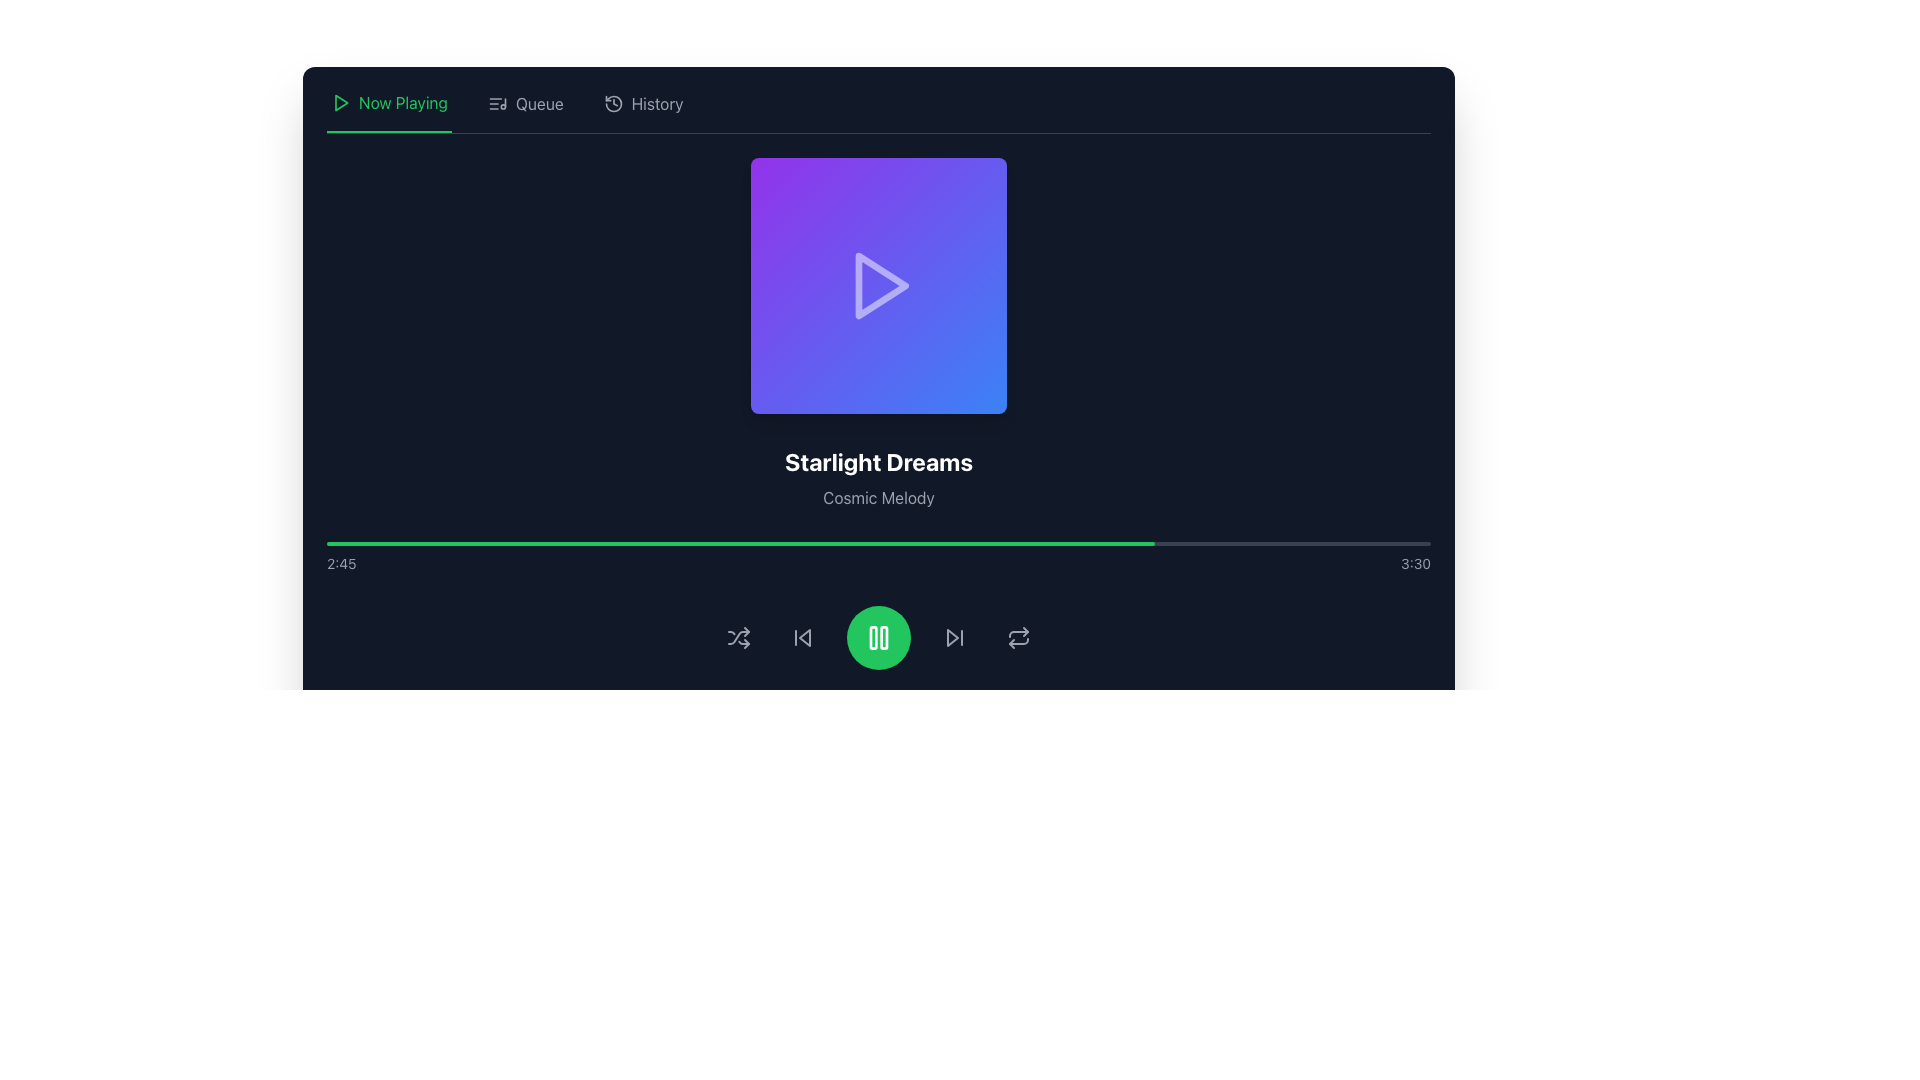  What do you see at coordinates (657, 104) in the screenshot?
I see `the 'History' text label in the top navigation bar, located to the right of the 'Queue' item` at bounding box center [657, 104].